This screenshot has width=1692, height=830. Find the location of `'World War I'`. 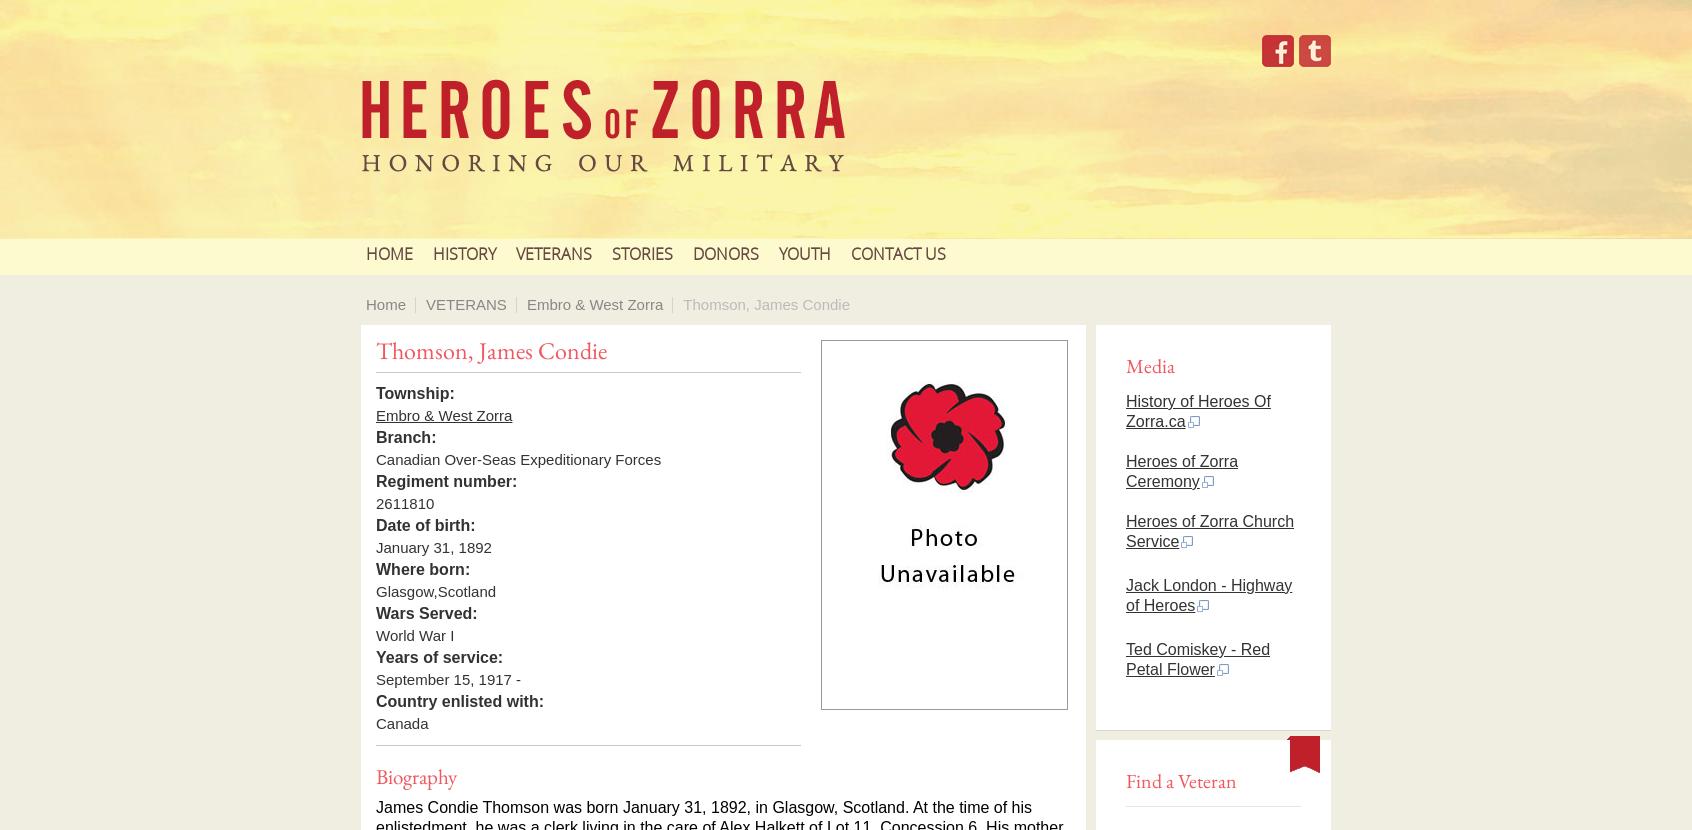

'World War I' is located at coordinates (415, 634).